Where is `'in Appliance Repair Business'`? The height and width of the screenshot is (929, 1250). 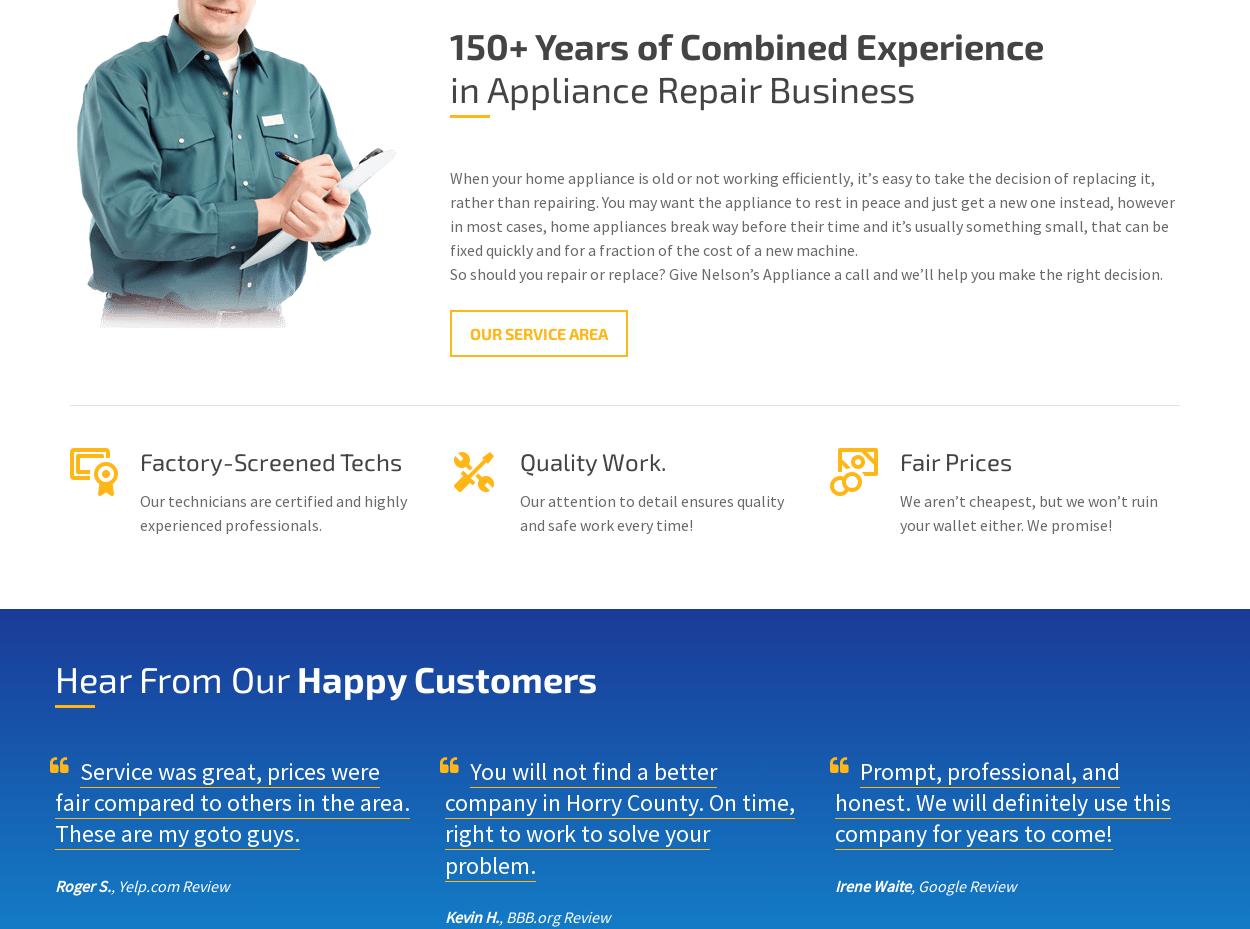 'in Appliance Repair Business' is located at coordinates (682, 86).